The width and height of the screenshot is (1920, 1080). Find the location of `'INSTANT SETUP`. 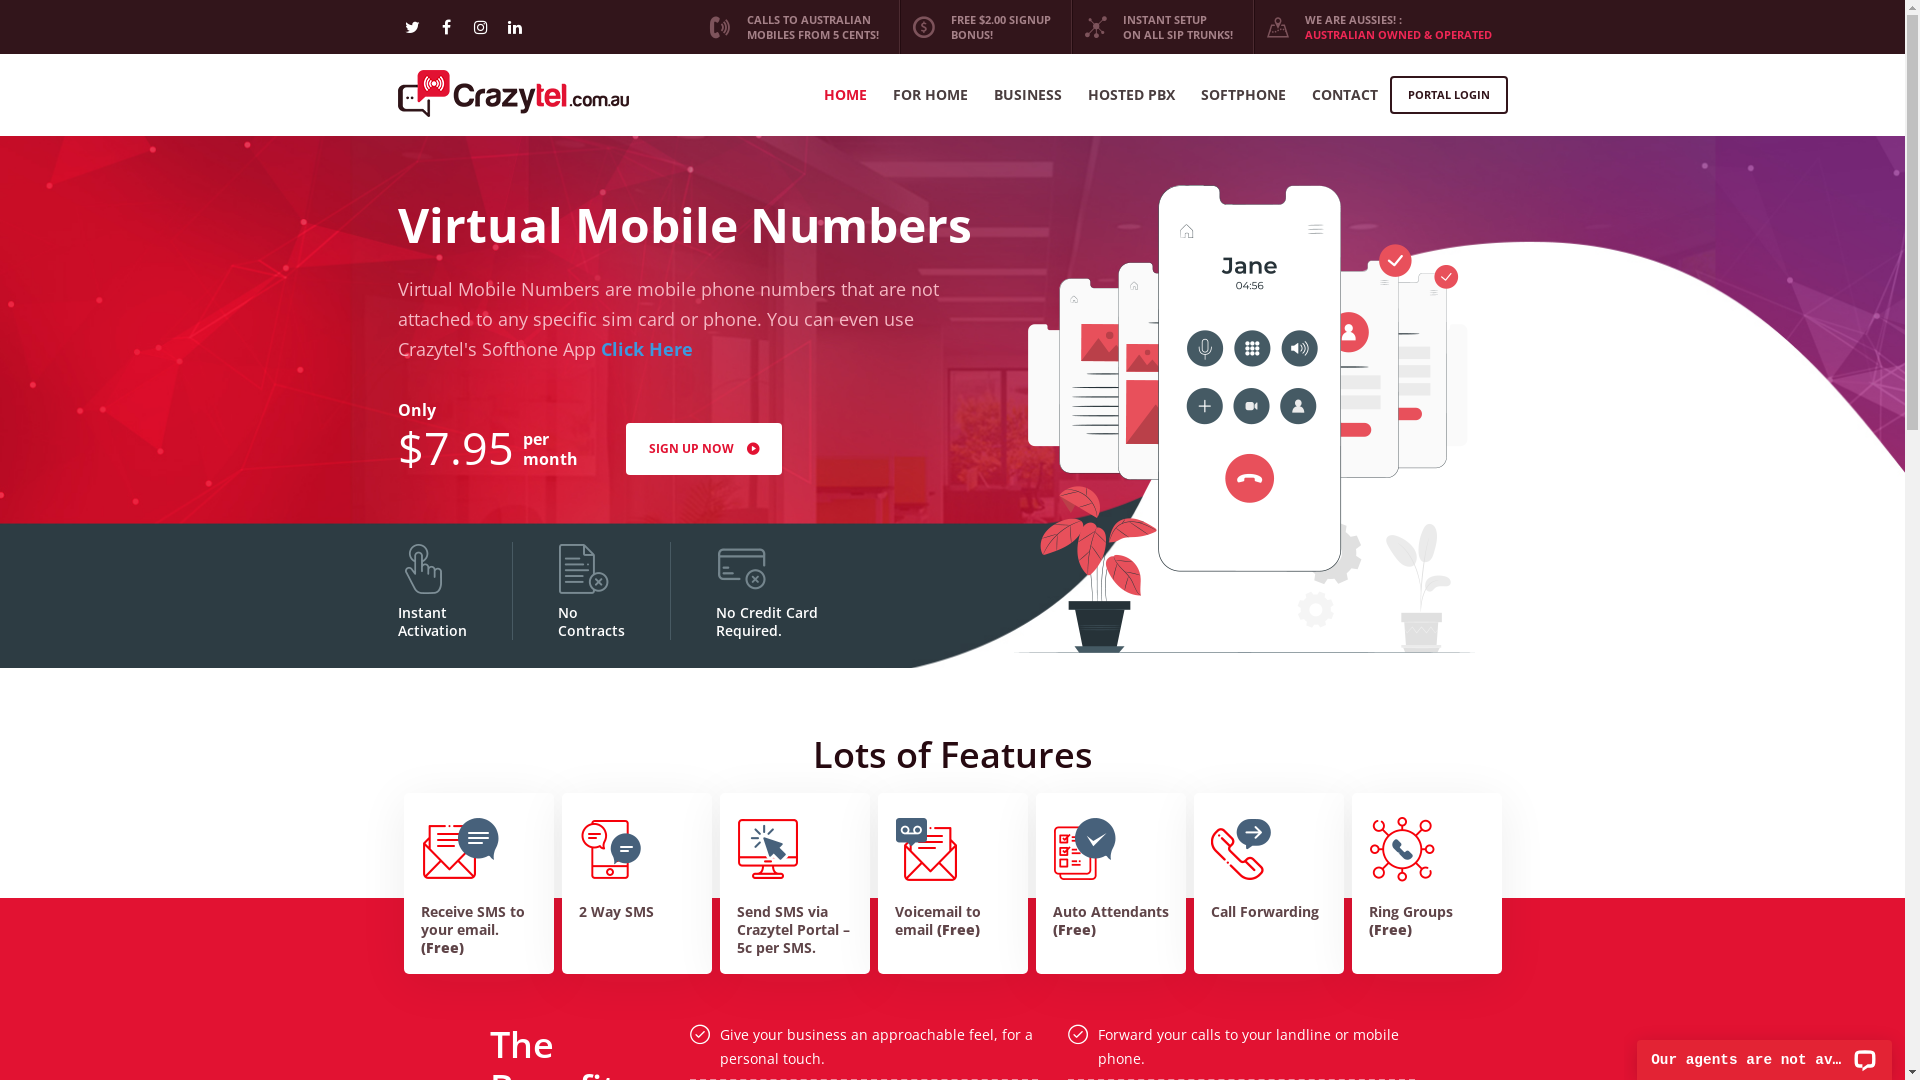

'INSTANT SETUP is located at coordinates (1158, 27).